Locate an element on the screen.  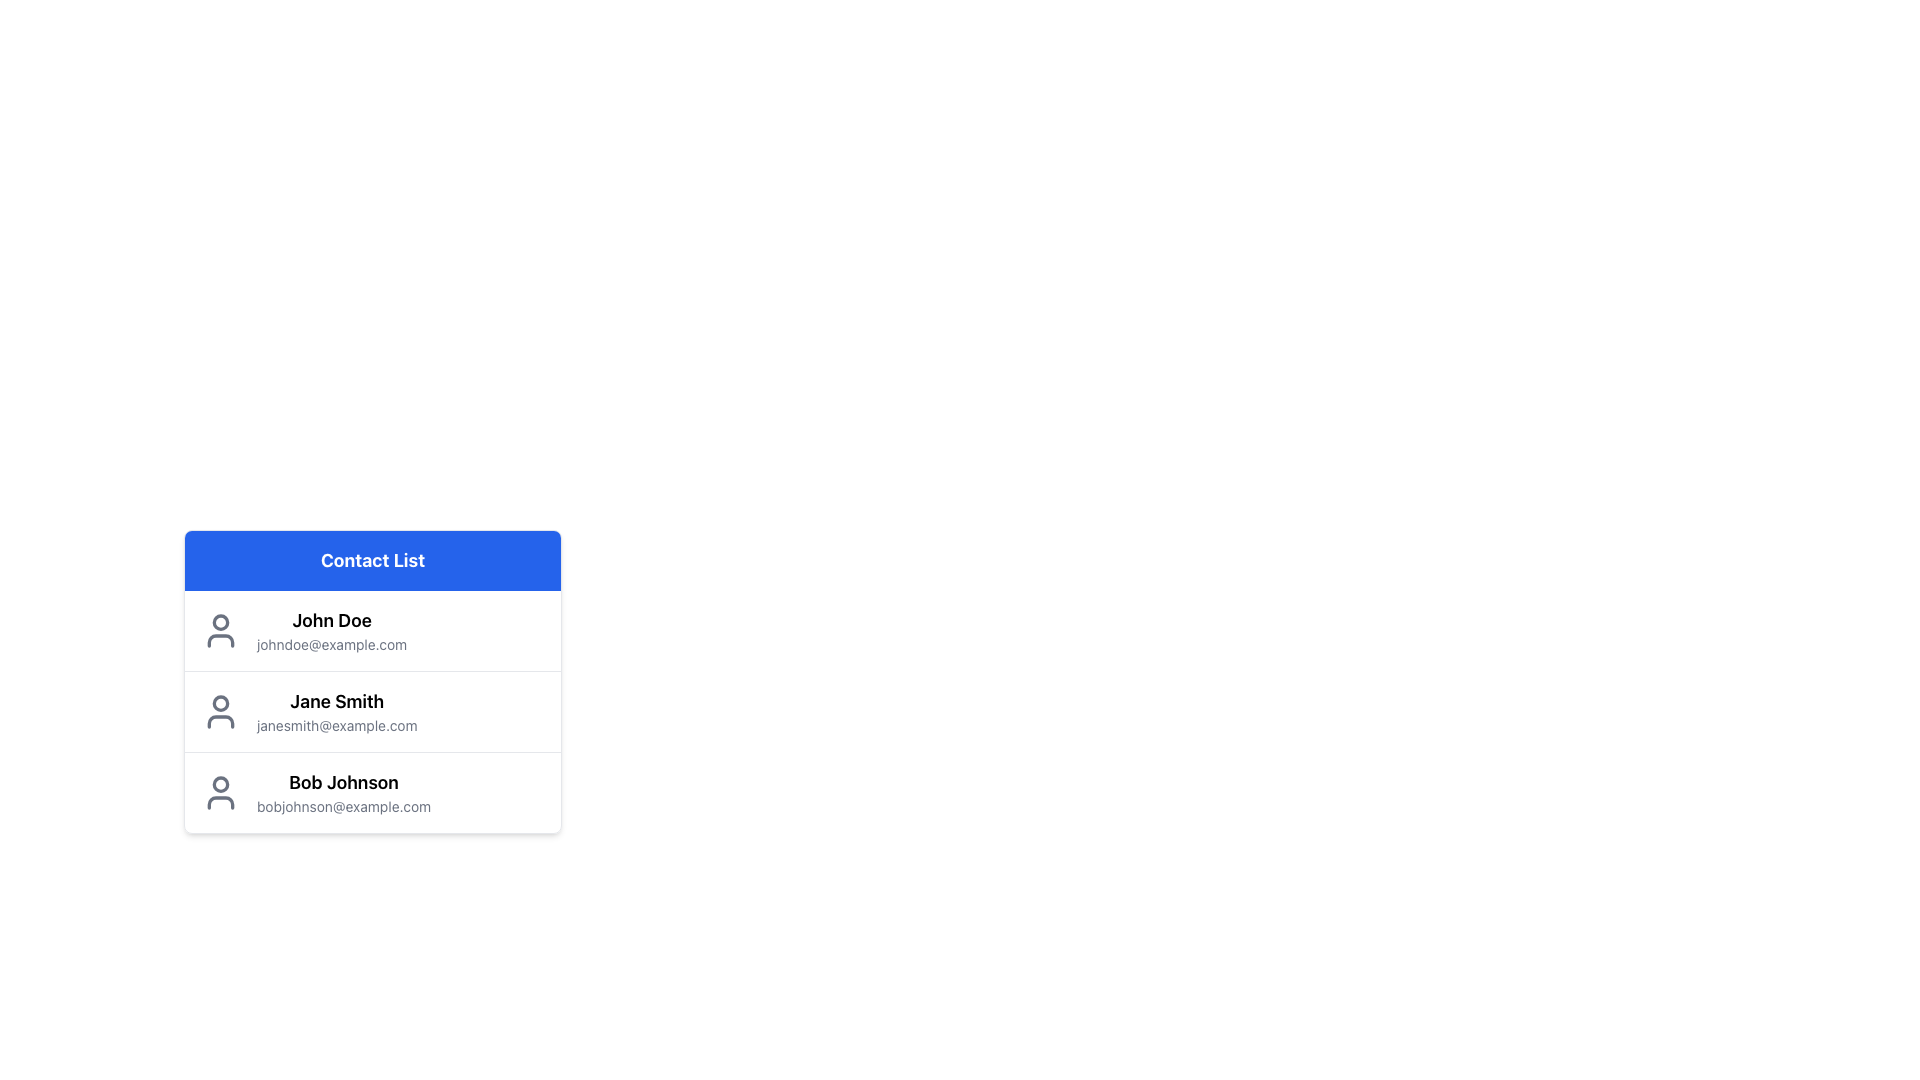
the contact name text label, which is the first name displayed in the contact list, located at the top section and aligned on the left side is located at coordinates (332, 620).